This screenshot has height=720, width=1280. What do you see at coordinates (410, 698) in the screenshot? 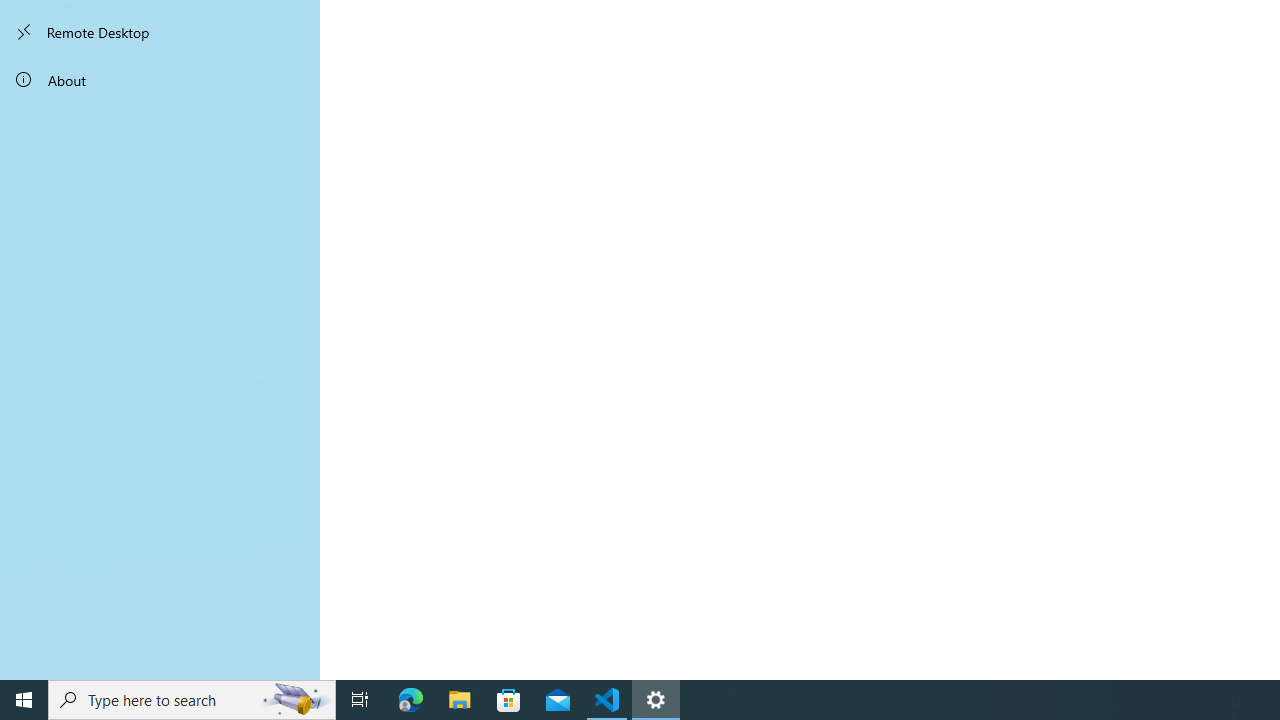
I see `'Microsoft Edge'` at bounding box center [410, 698].